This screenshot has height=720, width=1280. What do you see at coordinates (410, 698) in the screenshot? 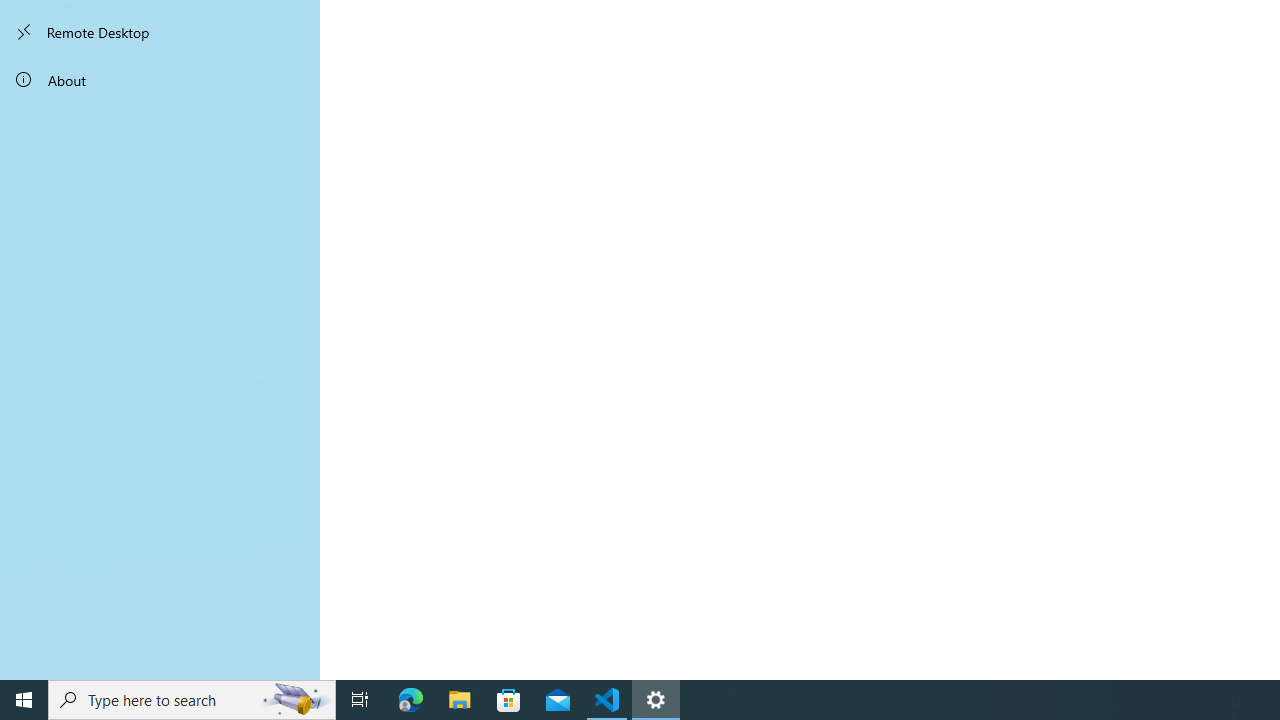
I see `'Microsoft Edge'` at bounding box center [410, 698].